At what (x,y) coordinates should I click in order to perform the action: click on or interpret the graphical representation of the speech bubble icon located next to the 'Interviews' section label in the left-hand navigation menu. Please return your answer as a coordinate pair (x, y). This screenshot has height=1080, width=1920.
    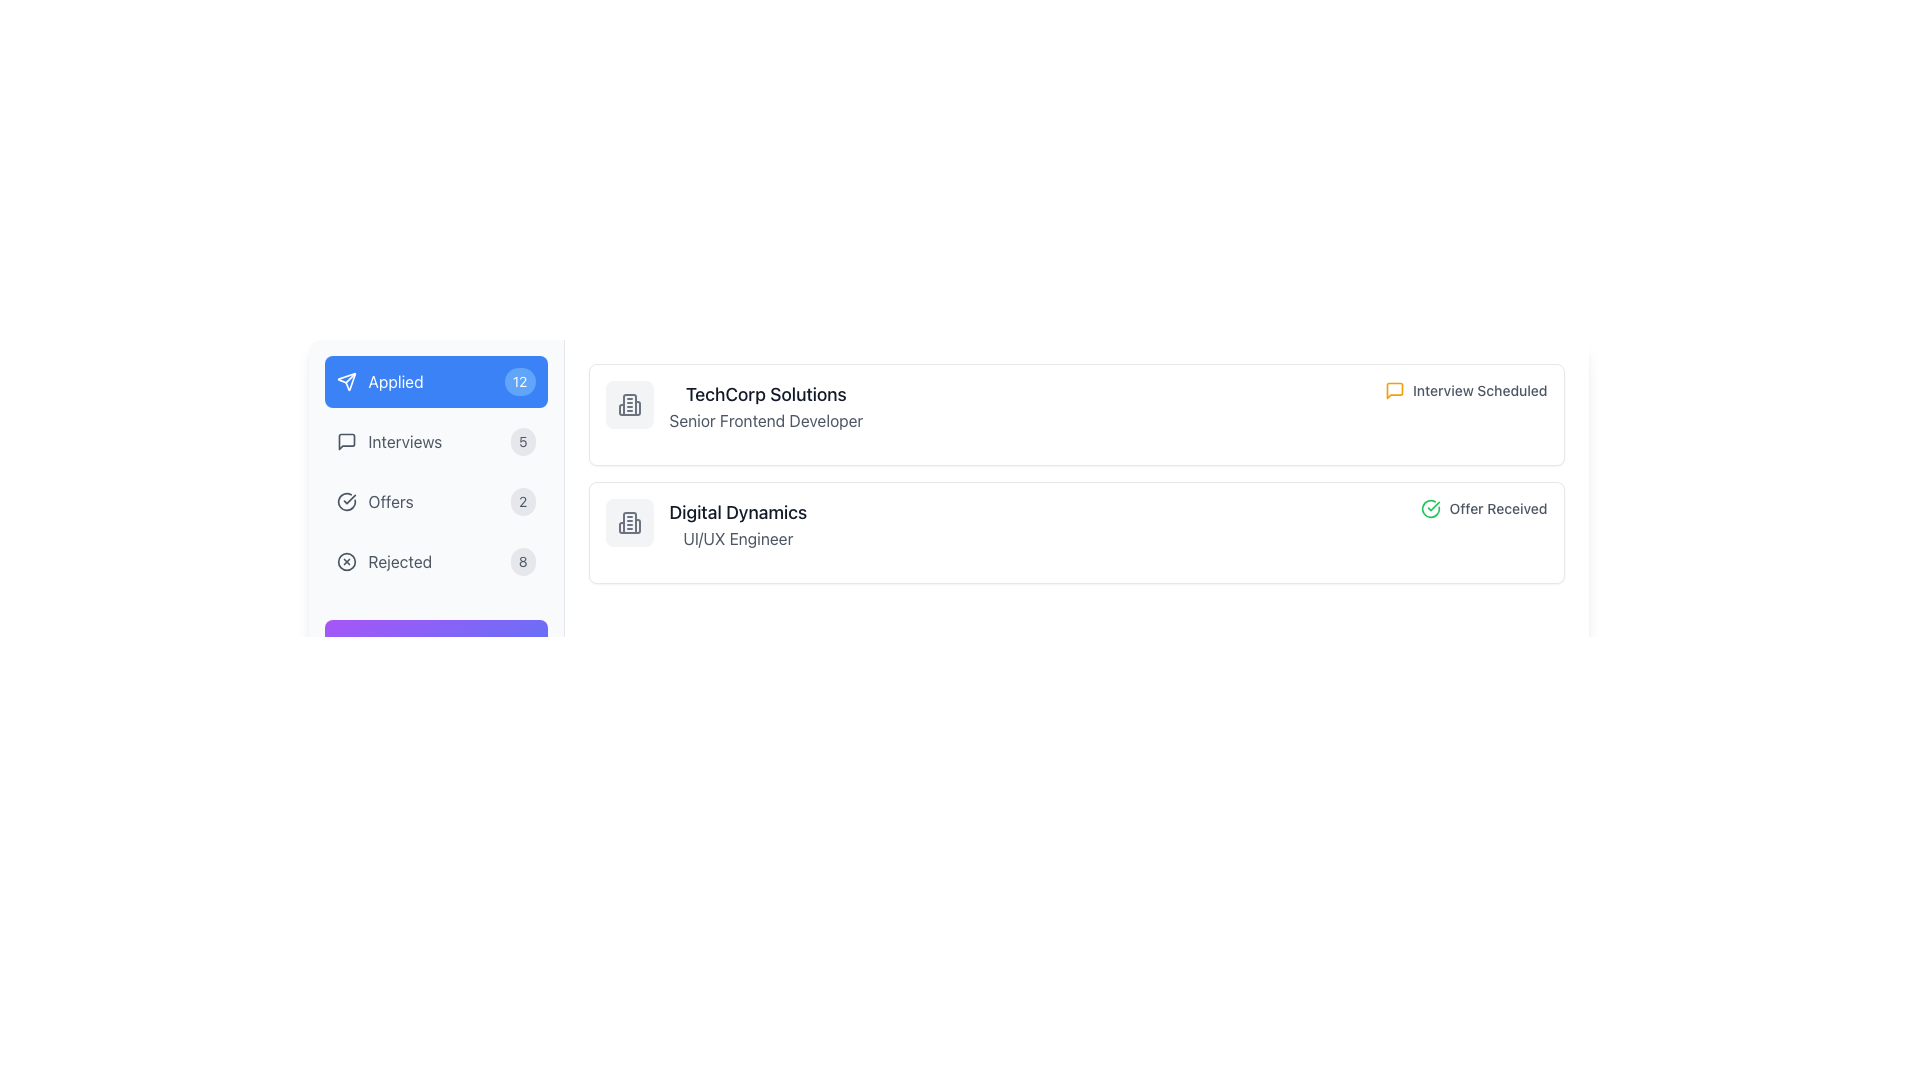
    Looking at the image, I should click on (346, 441).